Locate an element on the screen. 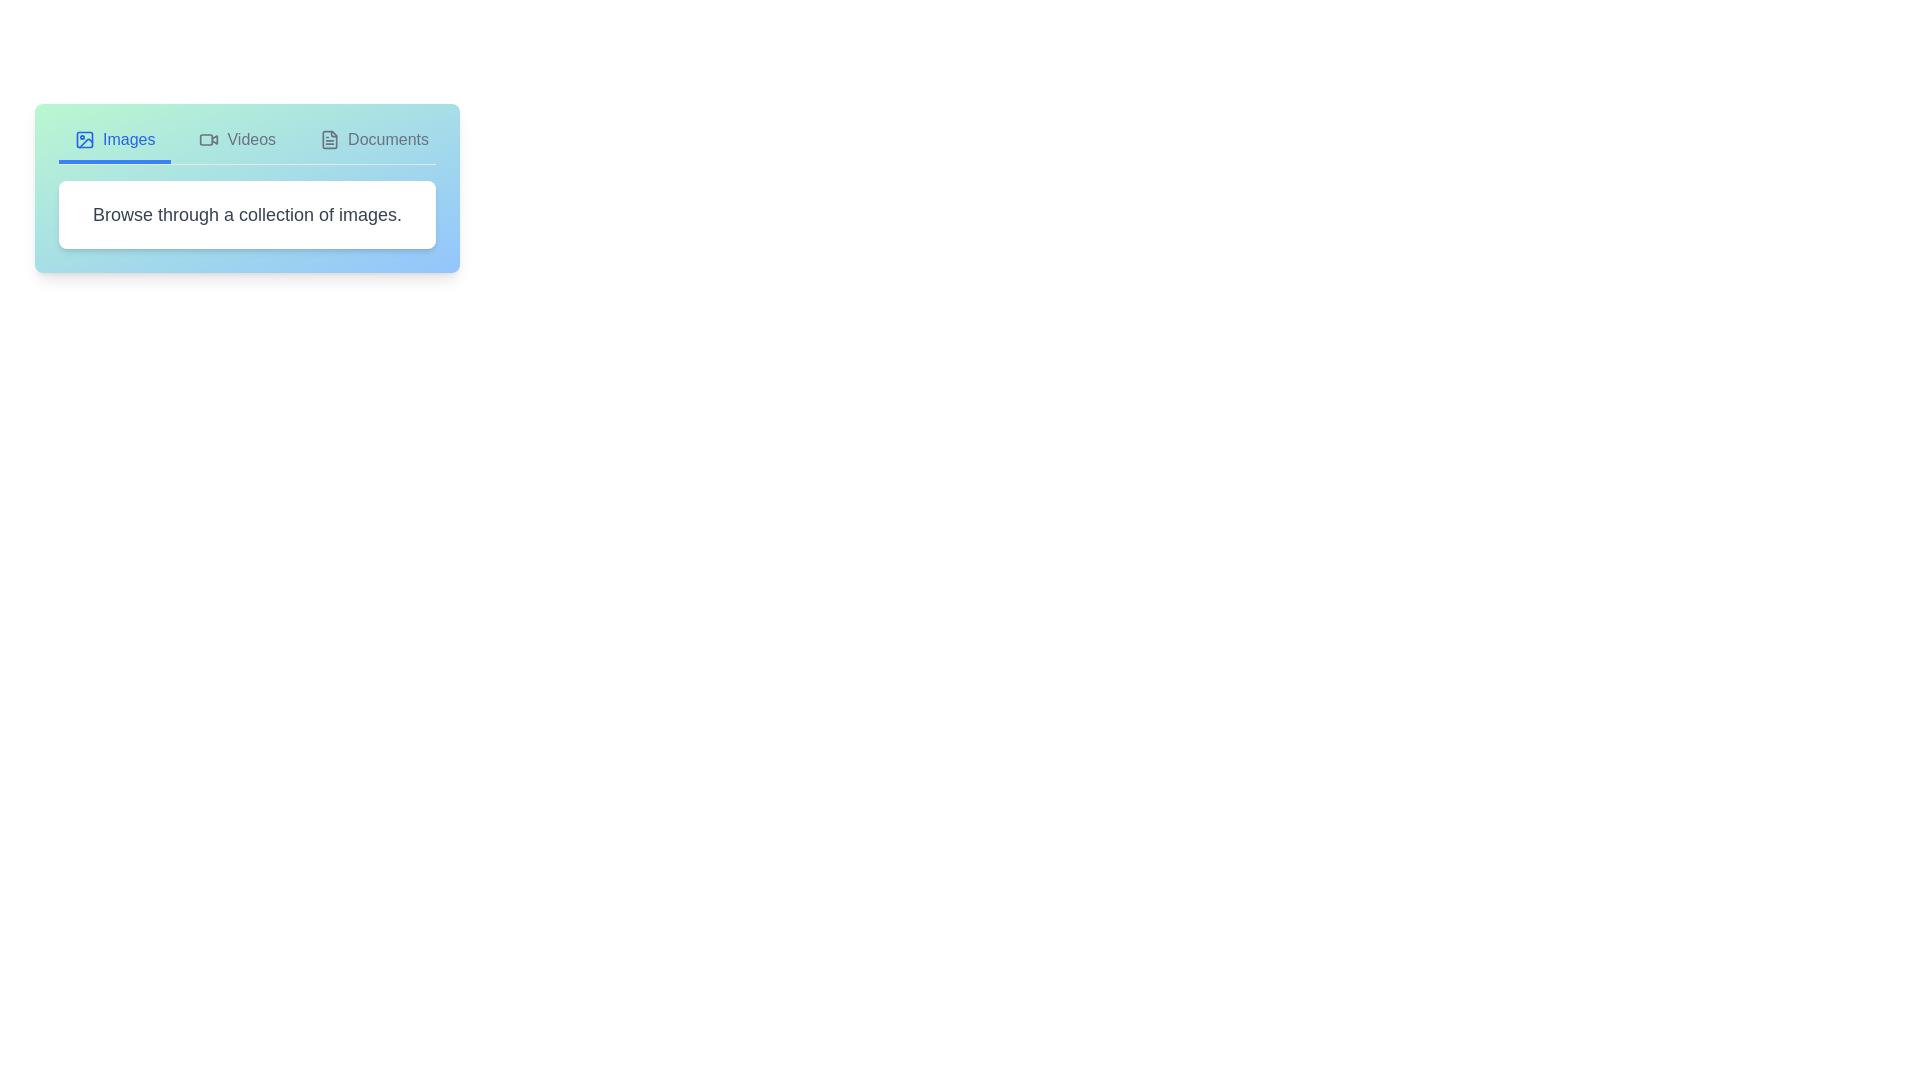  the tab labeled Images is located at coordinates (114, 145).